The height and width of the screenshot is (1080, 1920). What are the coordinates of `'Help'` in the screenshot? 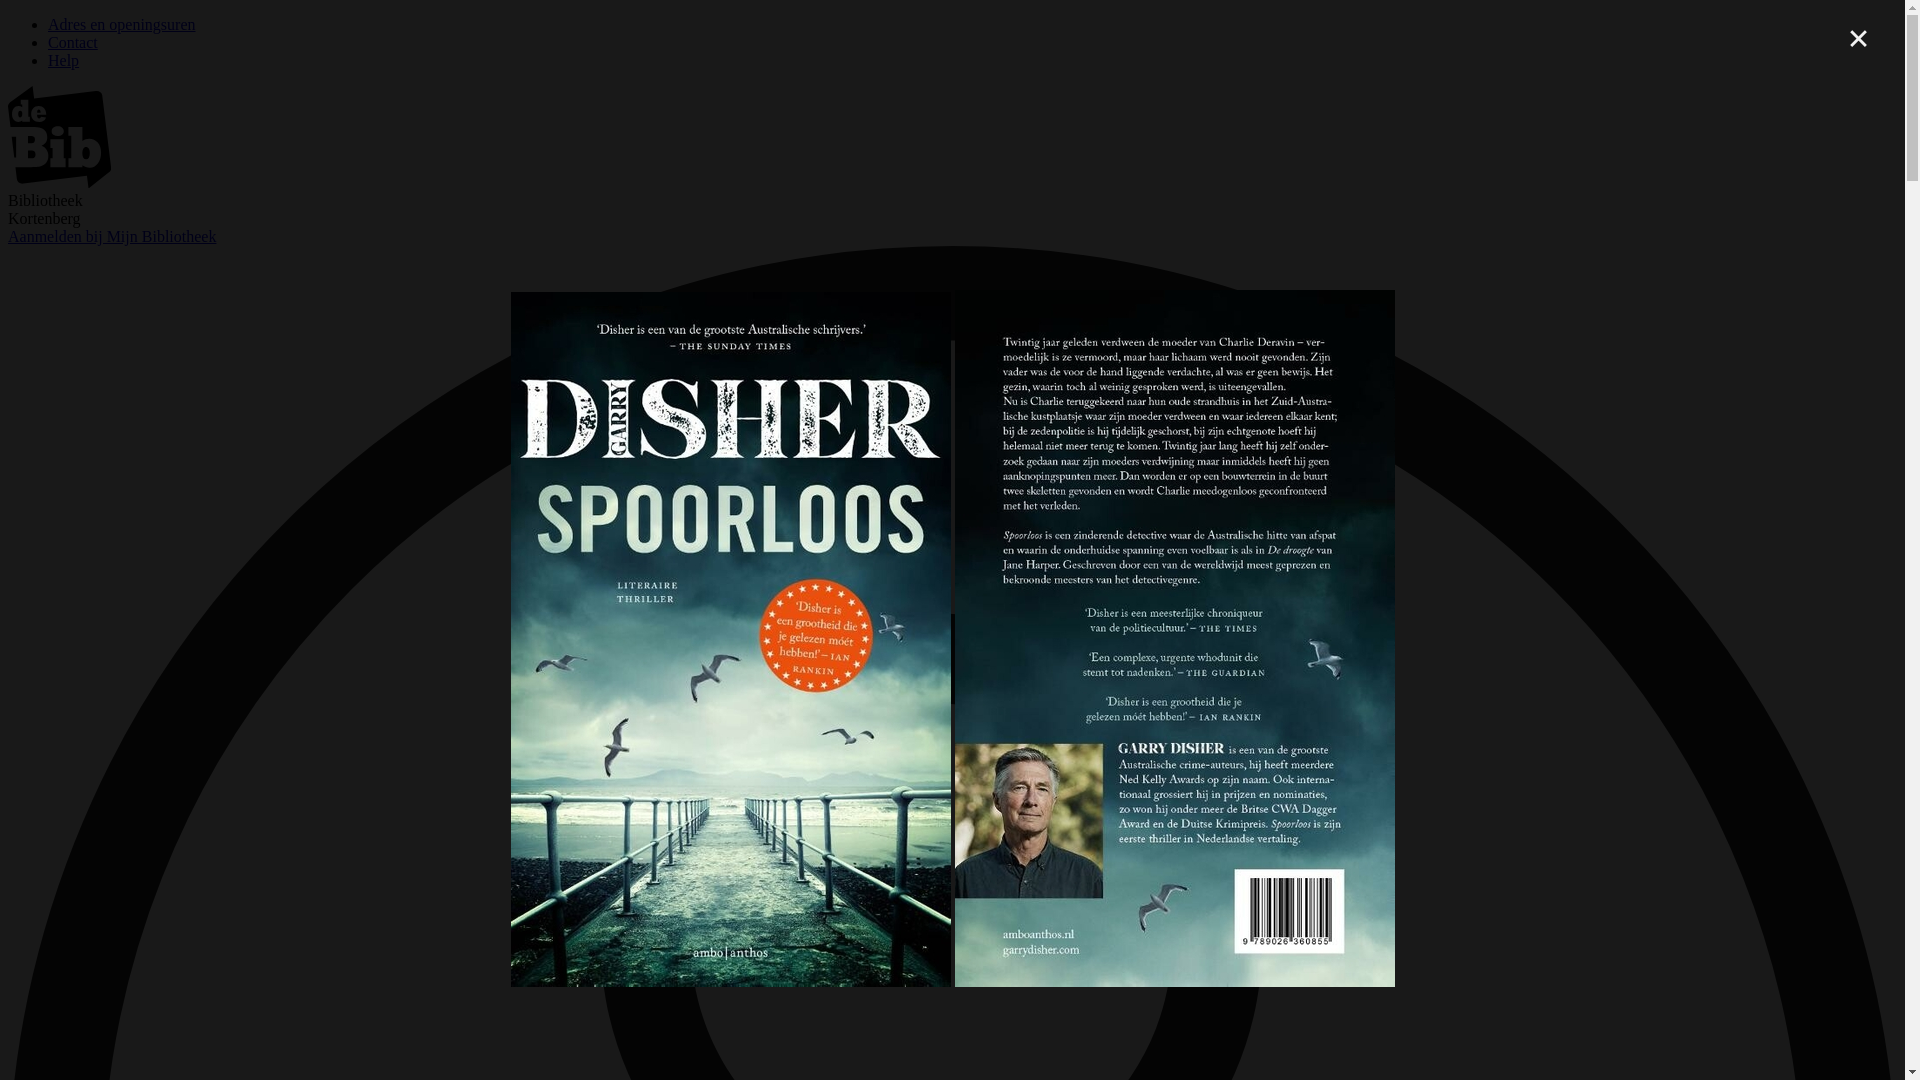 It's located at (48, 59).